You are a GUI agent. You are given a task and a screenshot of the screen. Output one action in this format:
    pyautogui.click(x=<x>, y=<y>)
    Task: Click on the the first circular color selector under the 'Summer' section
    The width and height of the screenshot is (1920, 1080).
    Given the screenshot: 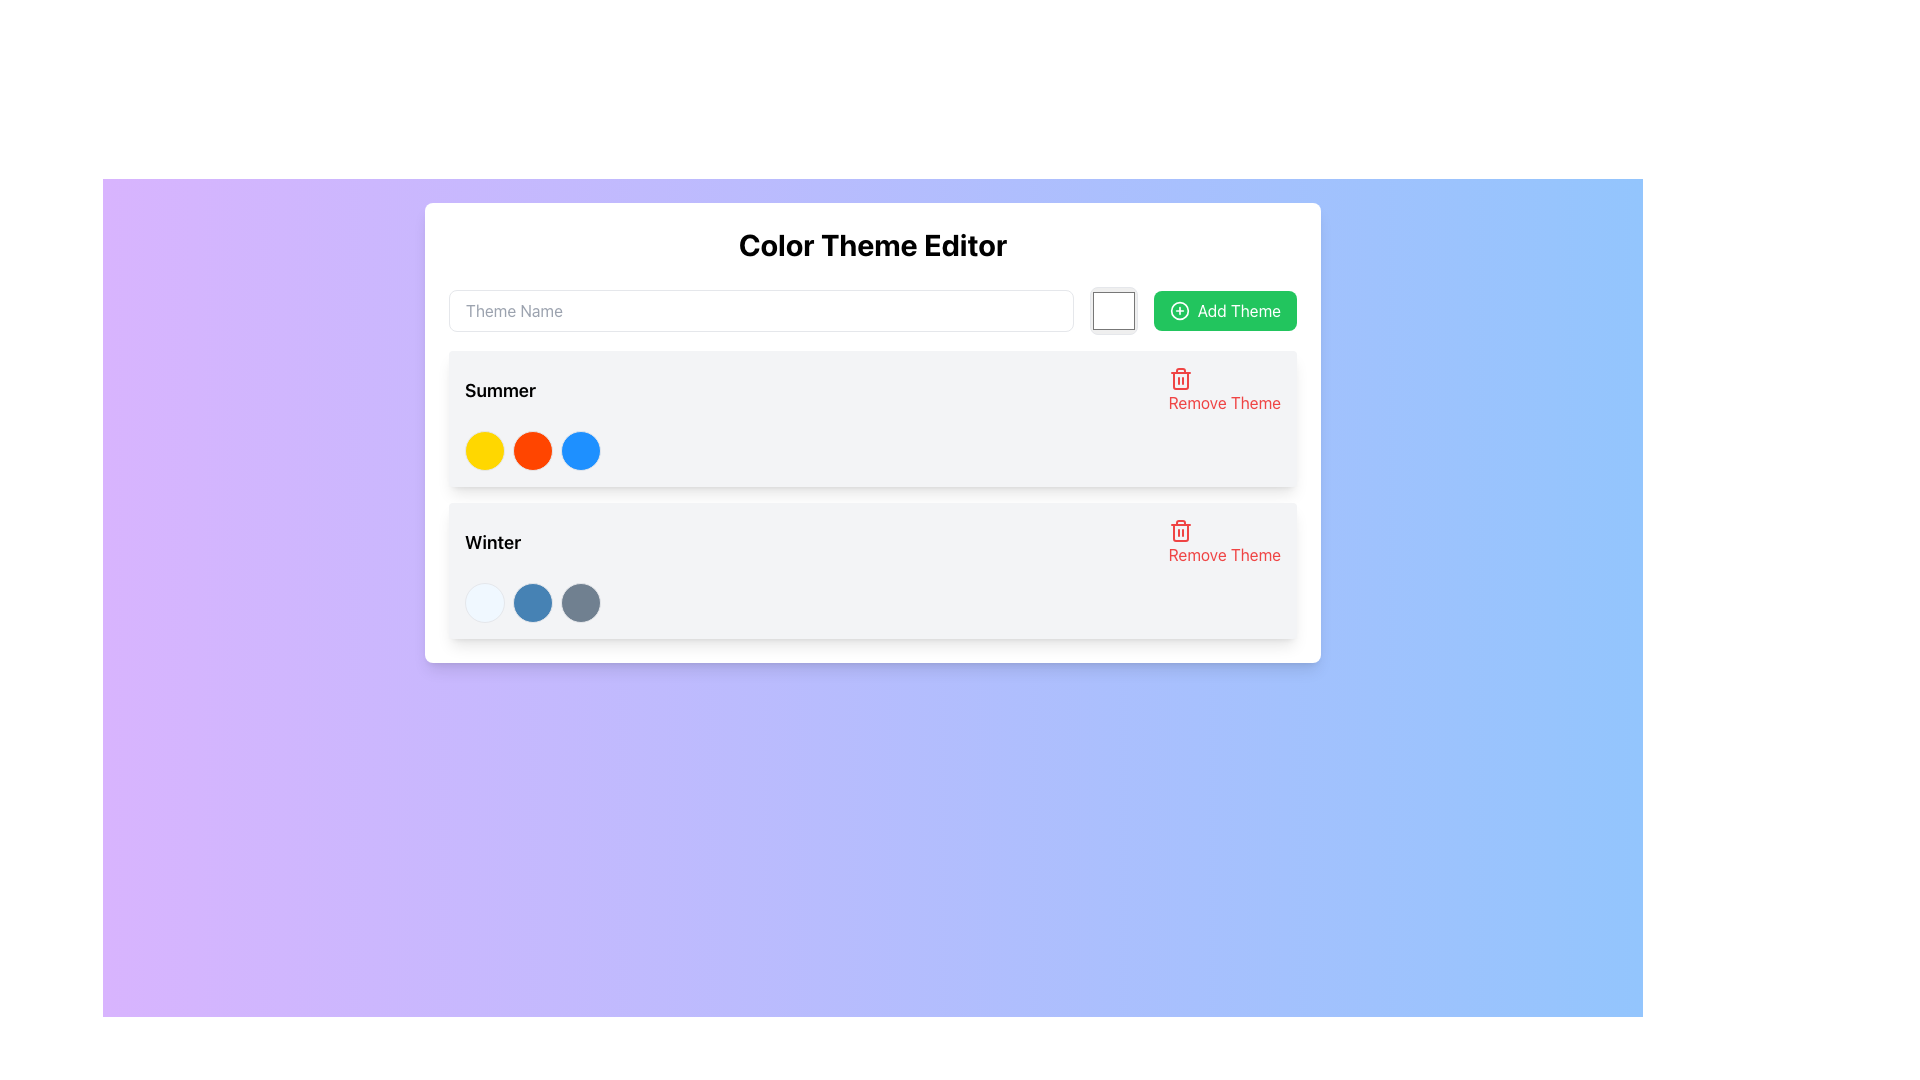 What is the action you would take?
    pyautogui.click(x=484, y=451)
    